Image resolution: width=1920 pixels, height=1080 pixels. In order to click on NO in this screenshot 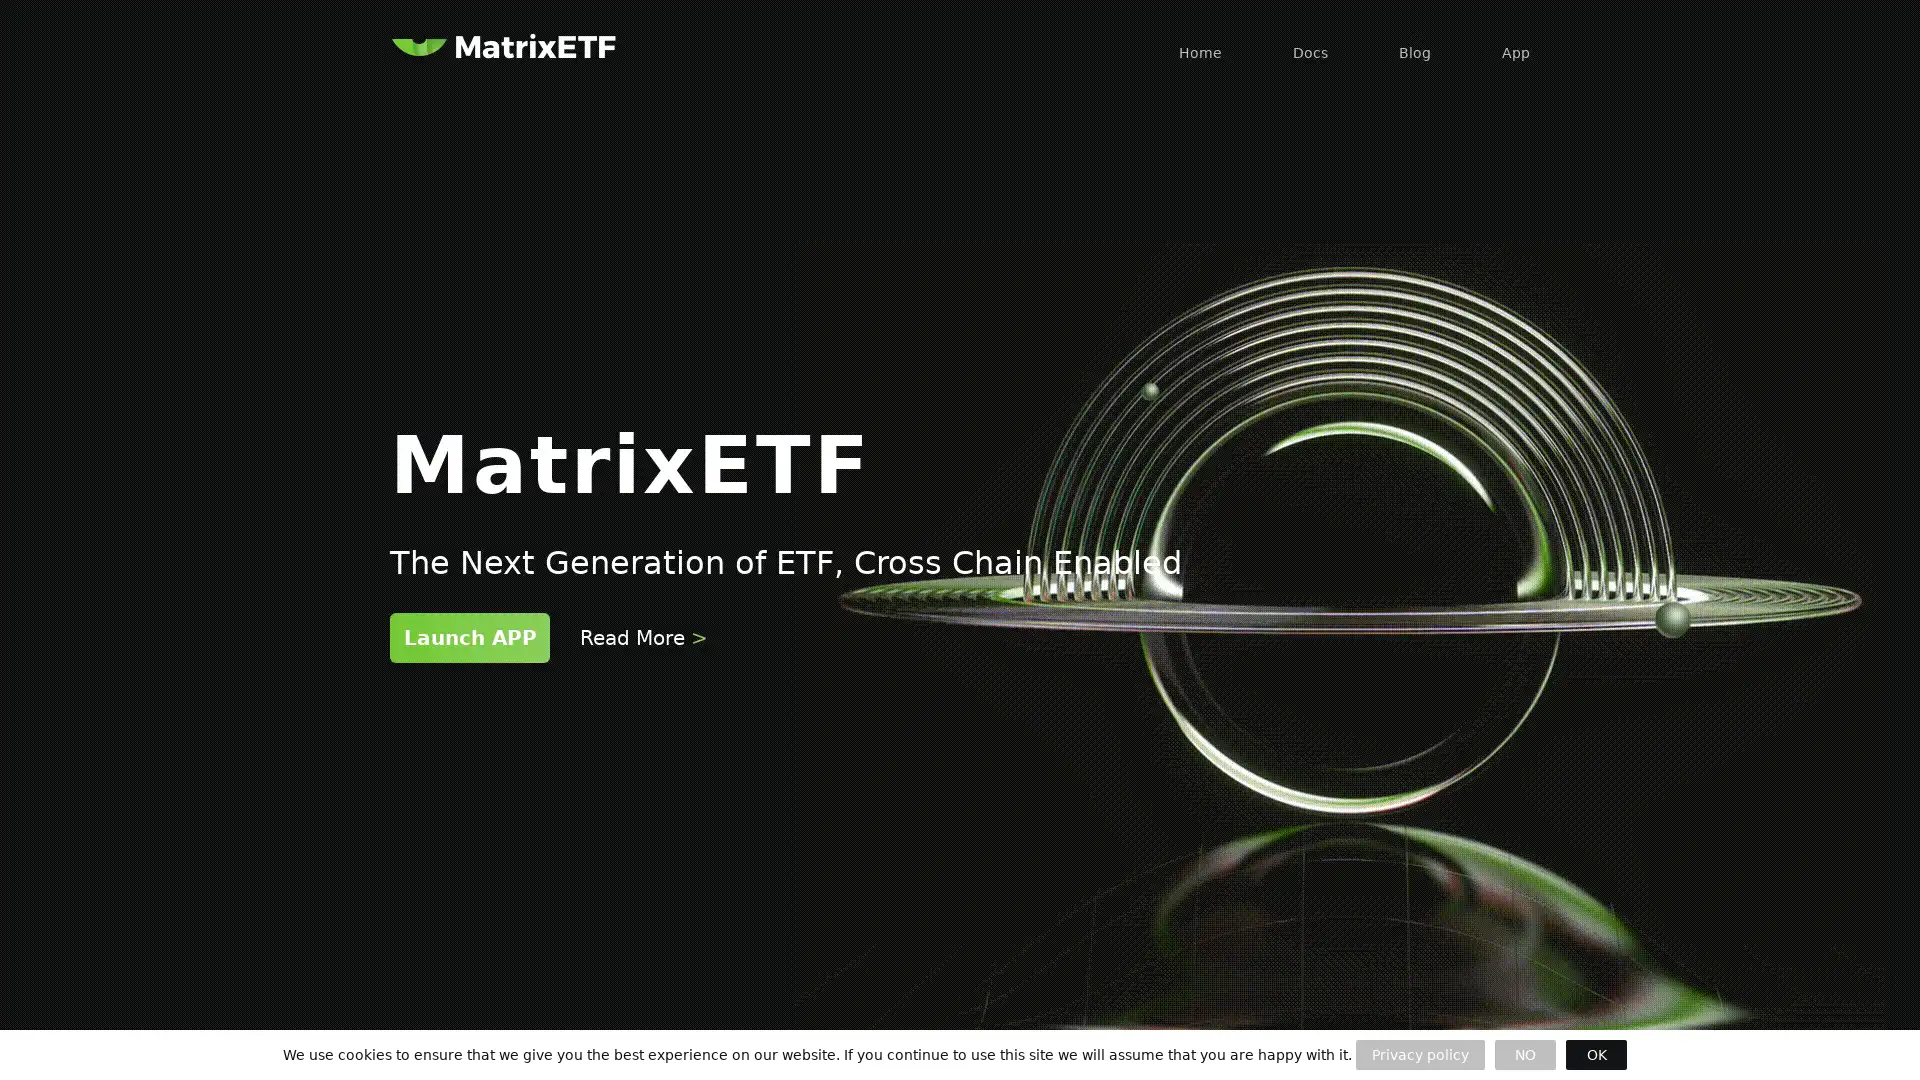, I will do `click(1524, 1054)`.